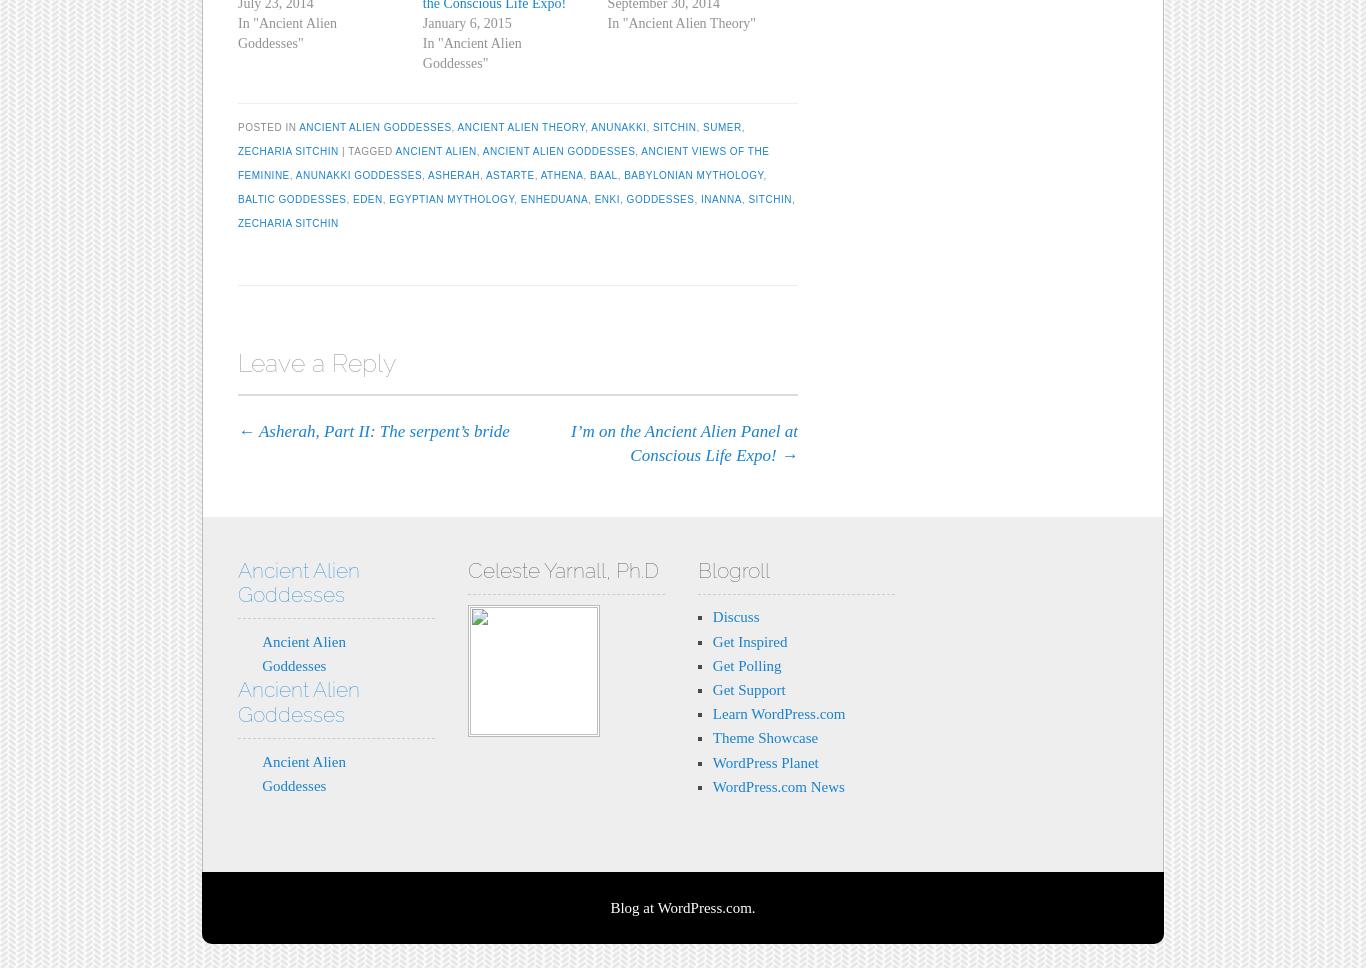 Image resolution: width=1366 pixels, height=968 pixels. Describe the element at coordinates (317, 363) in the screenshot. I see `'Leave a Reply'` at that location.